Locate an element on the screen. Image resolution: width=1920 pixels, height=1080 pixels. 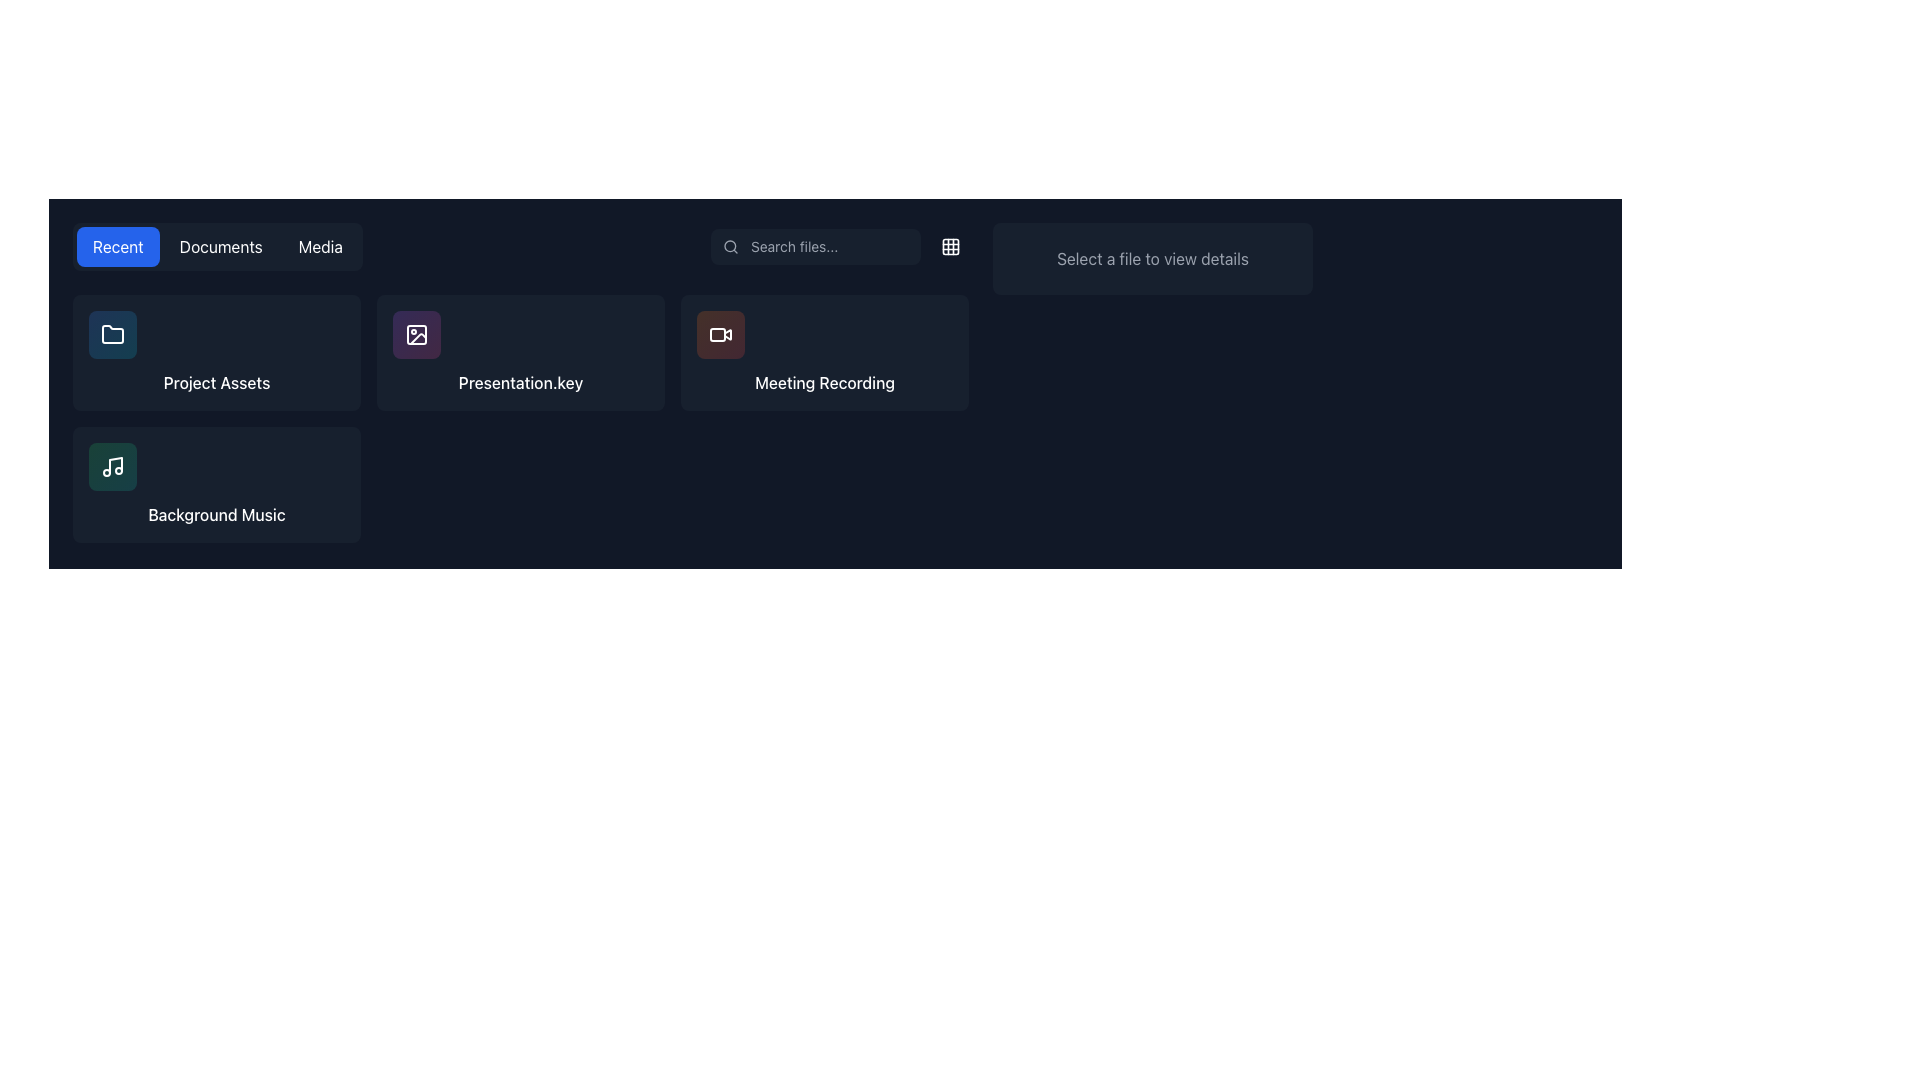
the musical note icon representing the 'Background Music' option is located at coordinates (112, 466).